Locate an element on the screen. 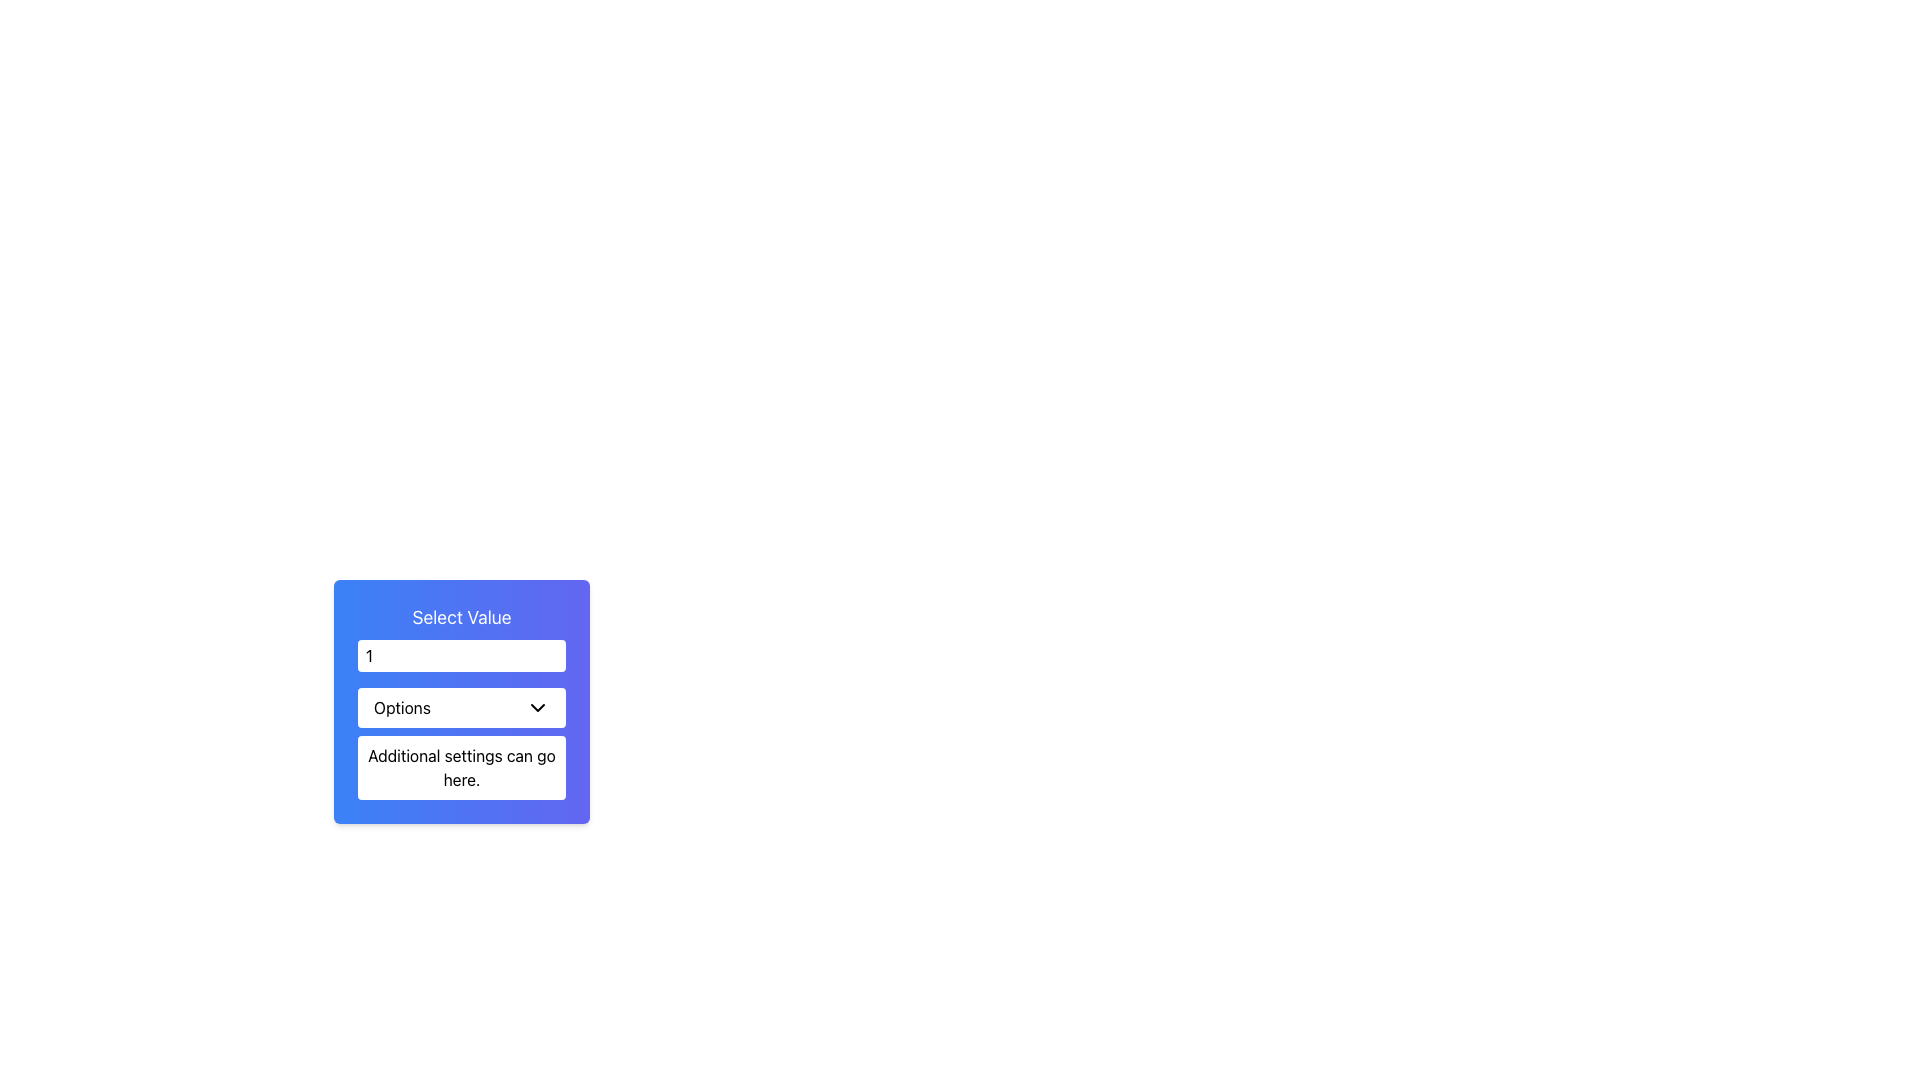  the dropdown menu trigger located below the numeric input field labeled '1' is located at coordinates (460, 707).